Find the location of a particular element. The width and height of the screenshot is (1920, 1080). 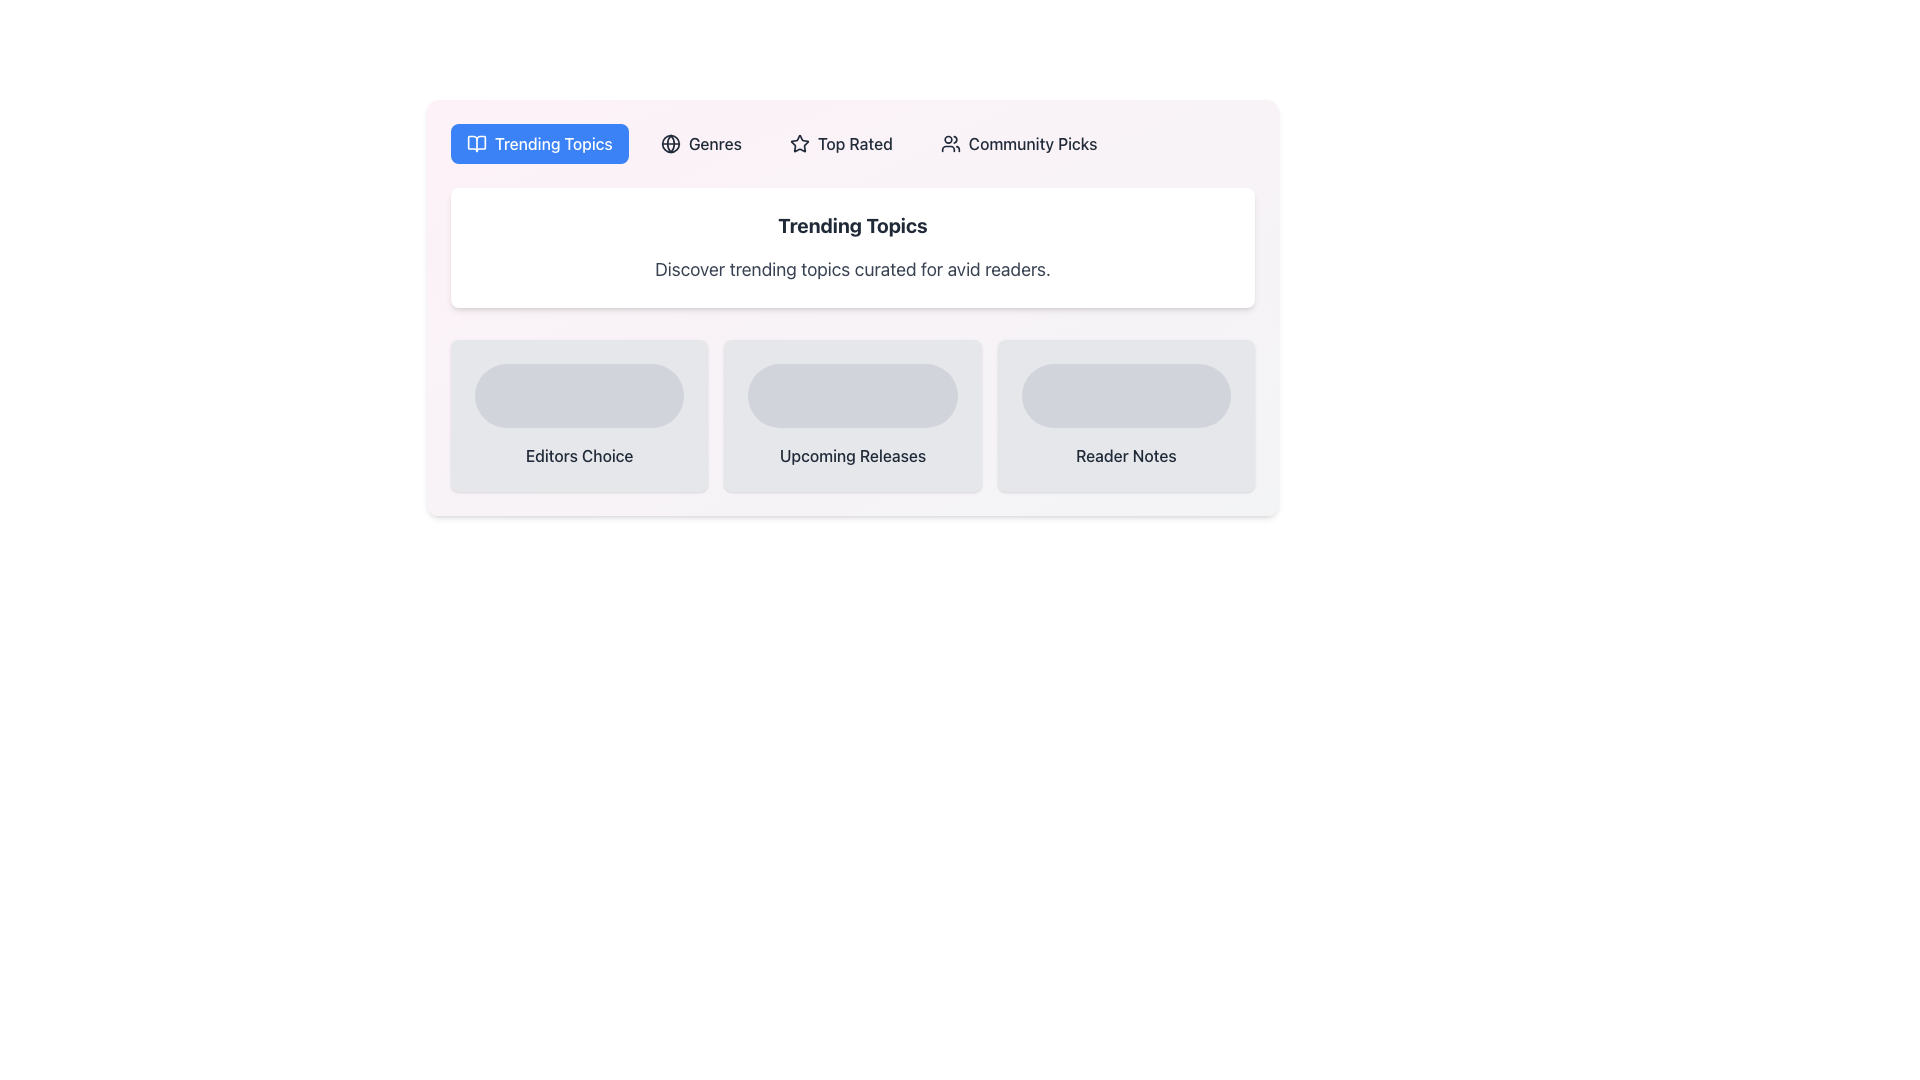

the middle card in the 'Upcoming Releases' section is located at coordinates (853, 415).